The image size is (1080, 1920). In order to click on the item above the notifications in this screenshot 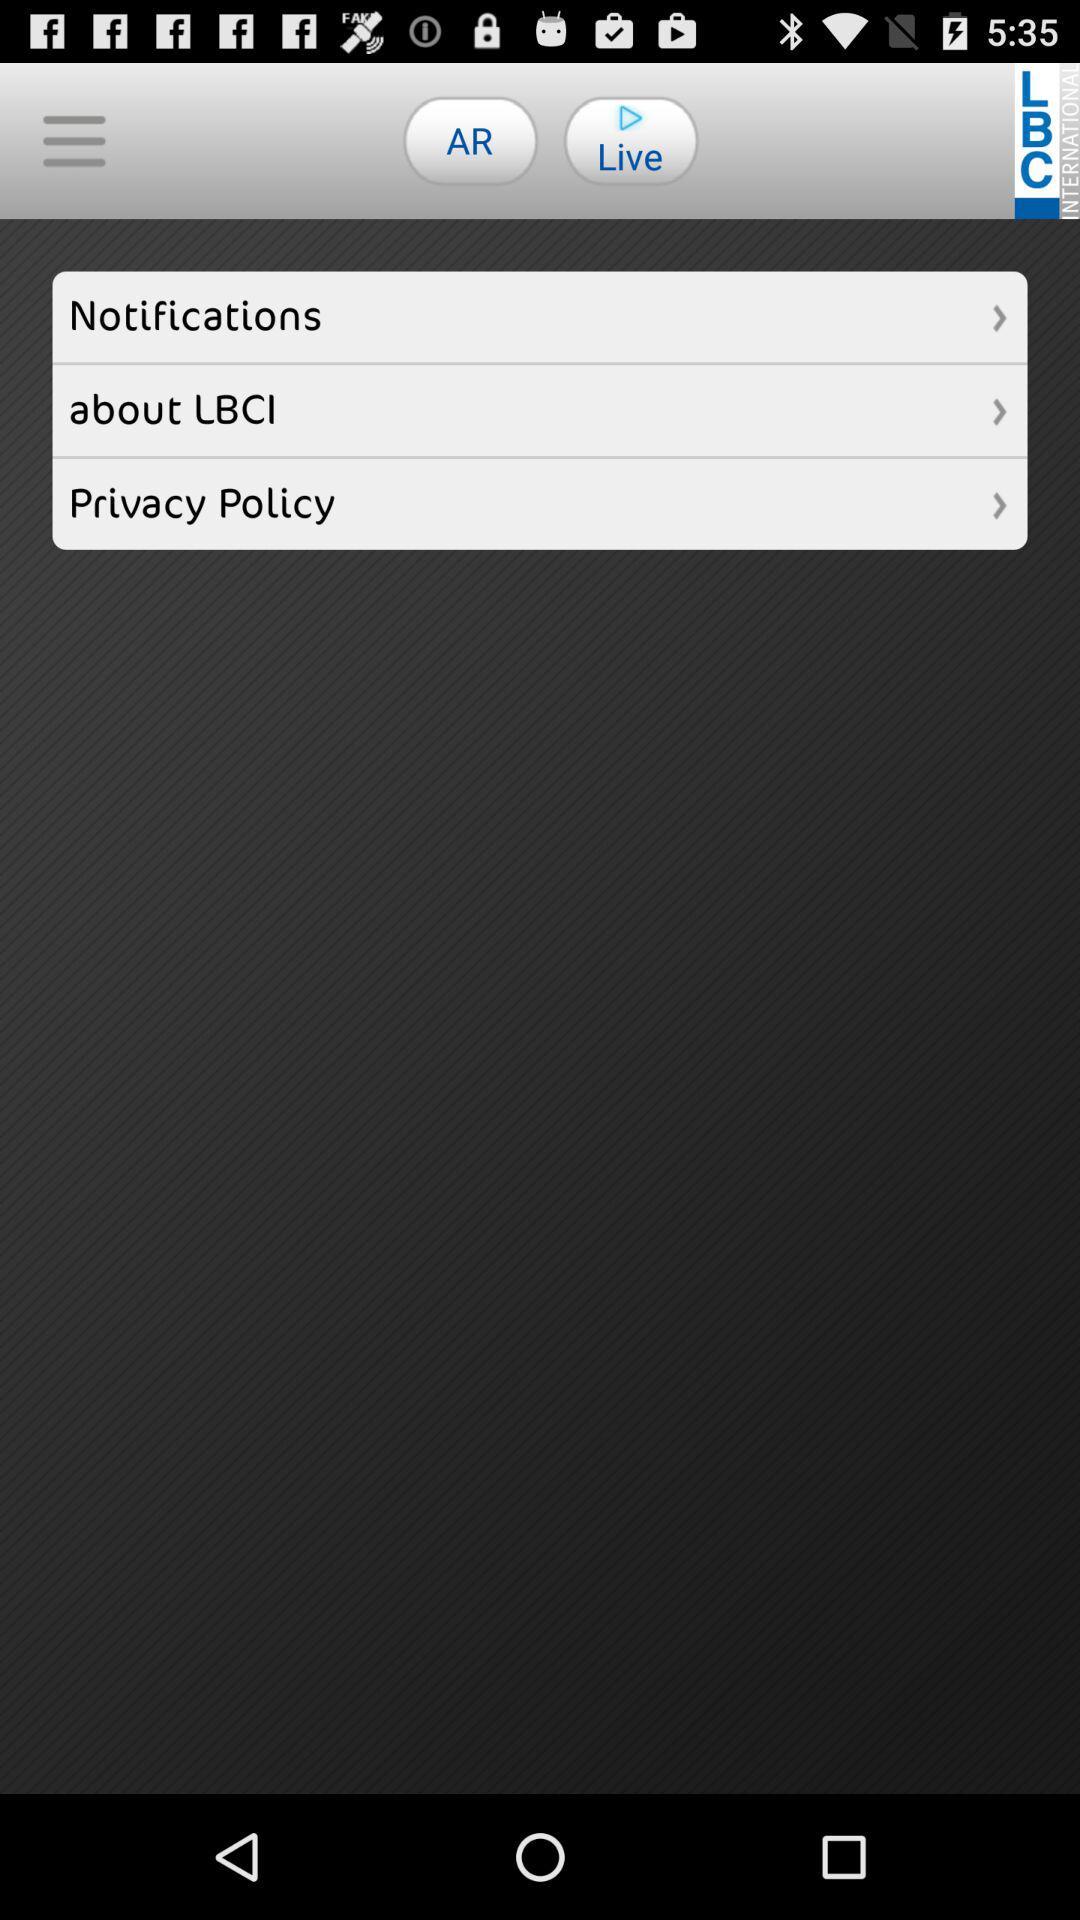, I will do `click(470, 139)`.